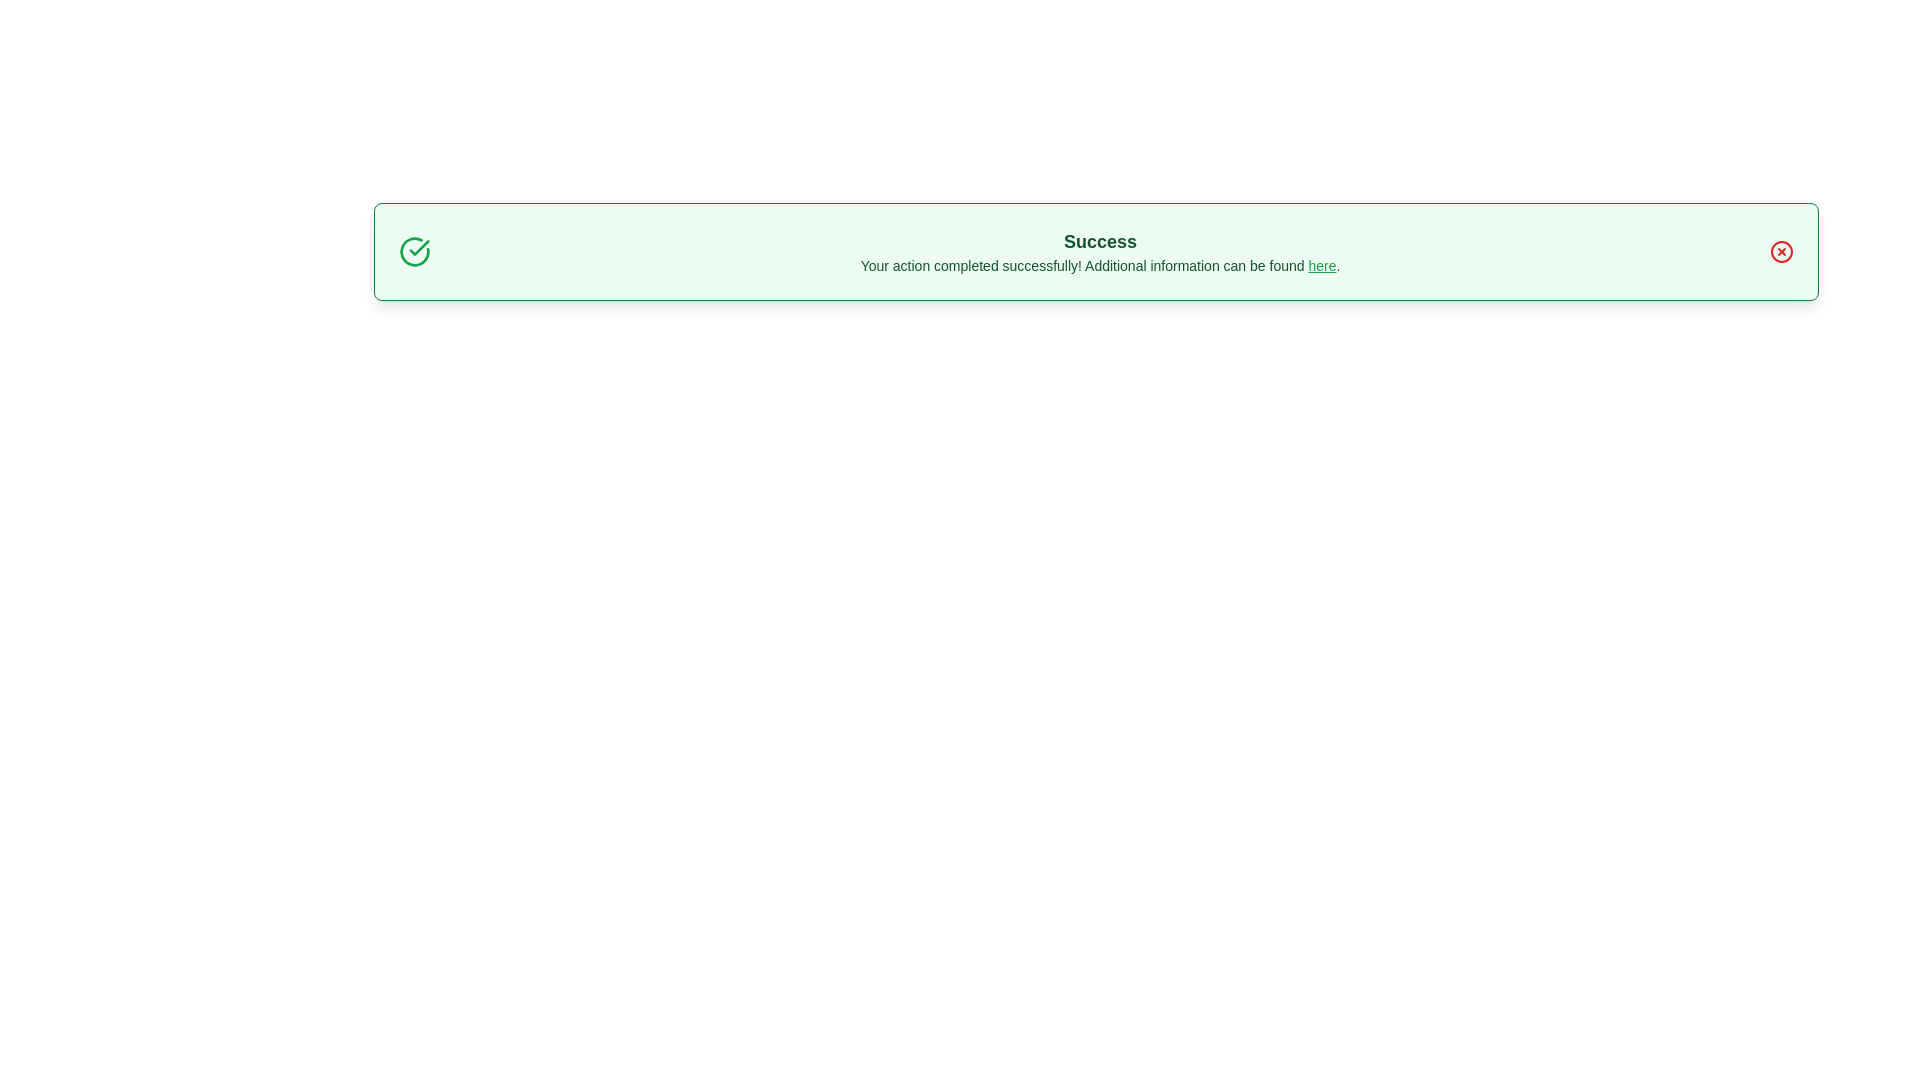  I want to click on the link labeled 'here' to access additional information, so click(1321, 265).